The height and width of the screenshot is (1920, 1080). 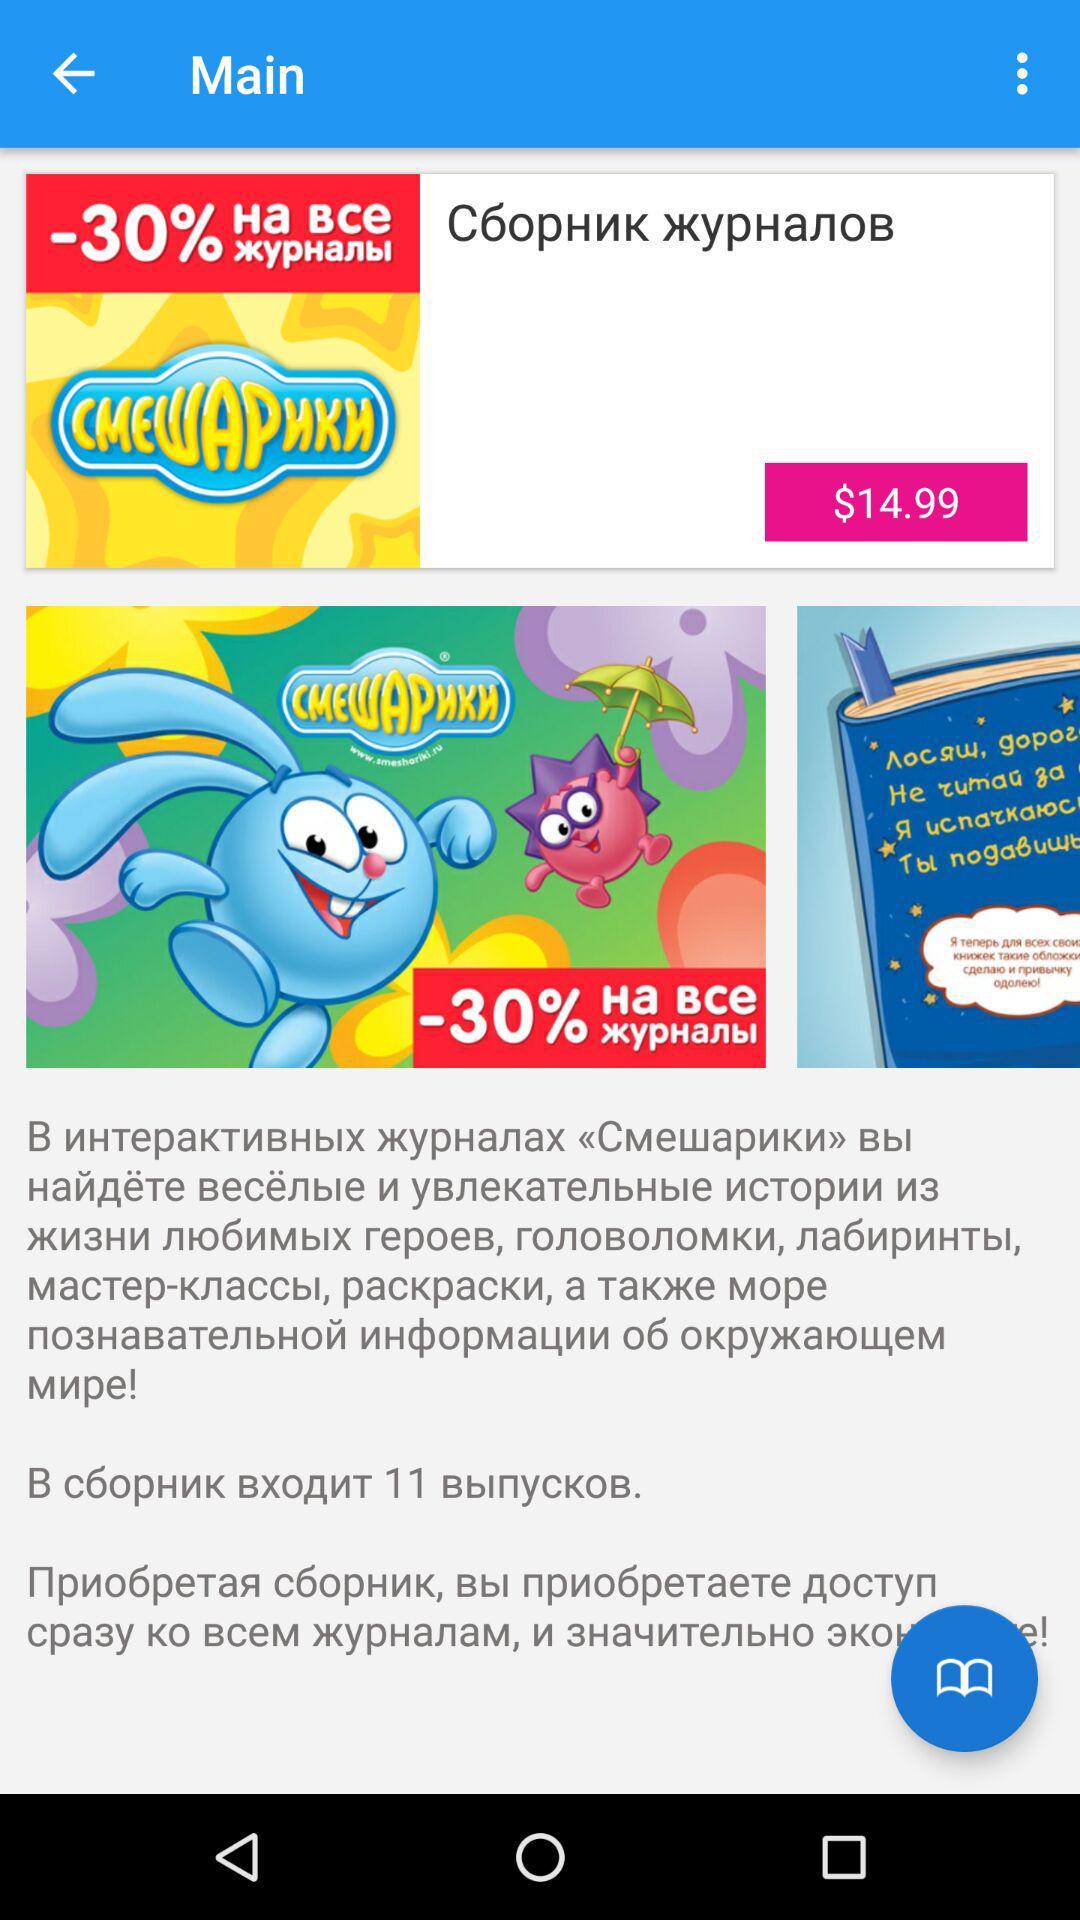 What do you see at coordinates (963, 1678) in the screenshot?
I see `the book icon` at bounding box center [963, 1678].